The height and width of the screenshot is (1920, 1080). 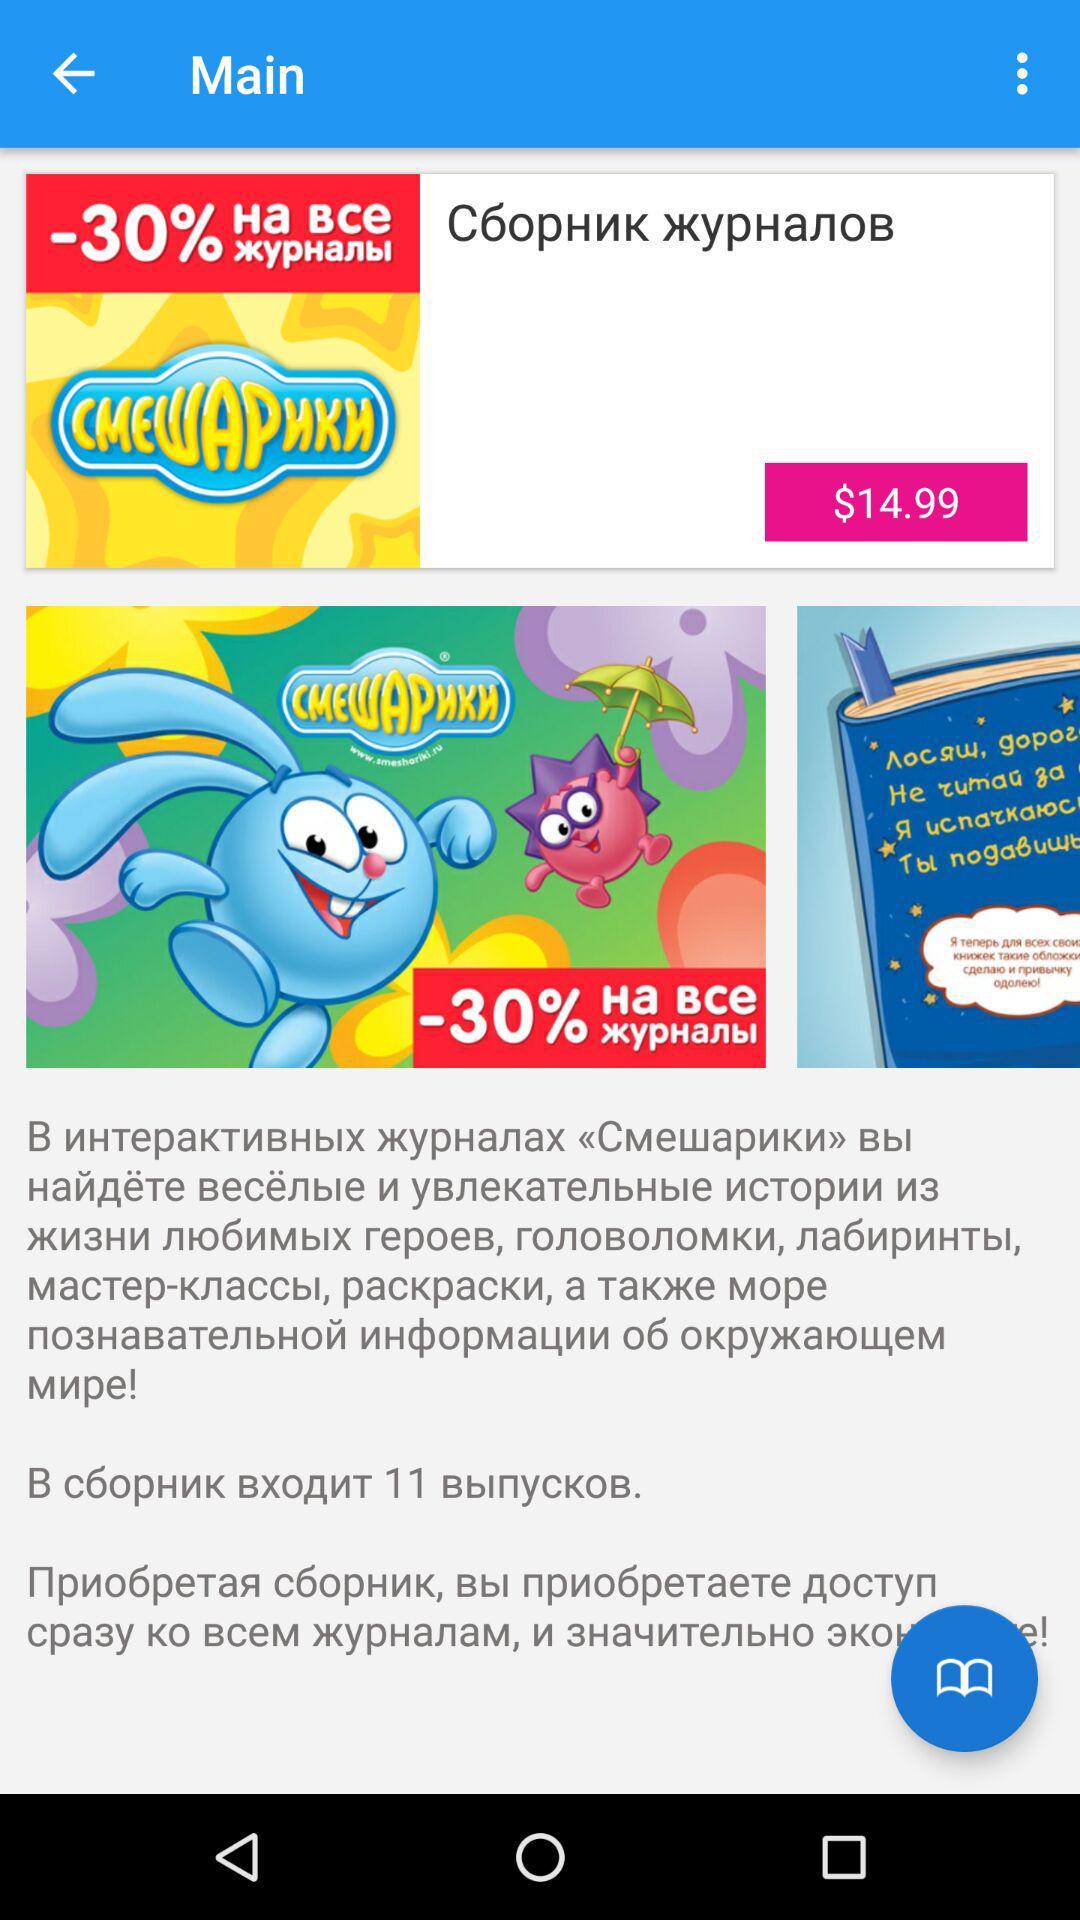 What do you see at coordinates (963, 1678) in the screenshot?
I see `the book icon` at bounding box center [963, 1678].